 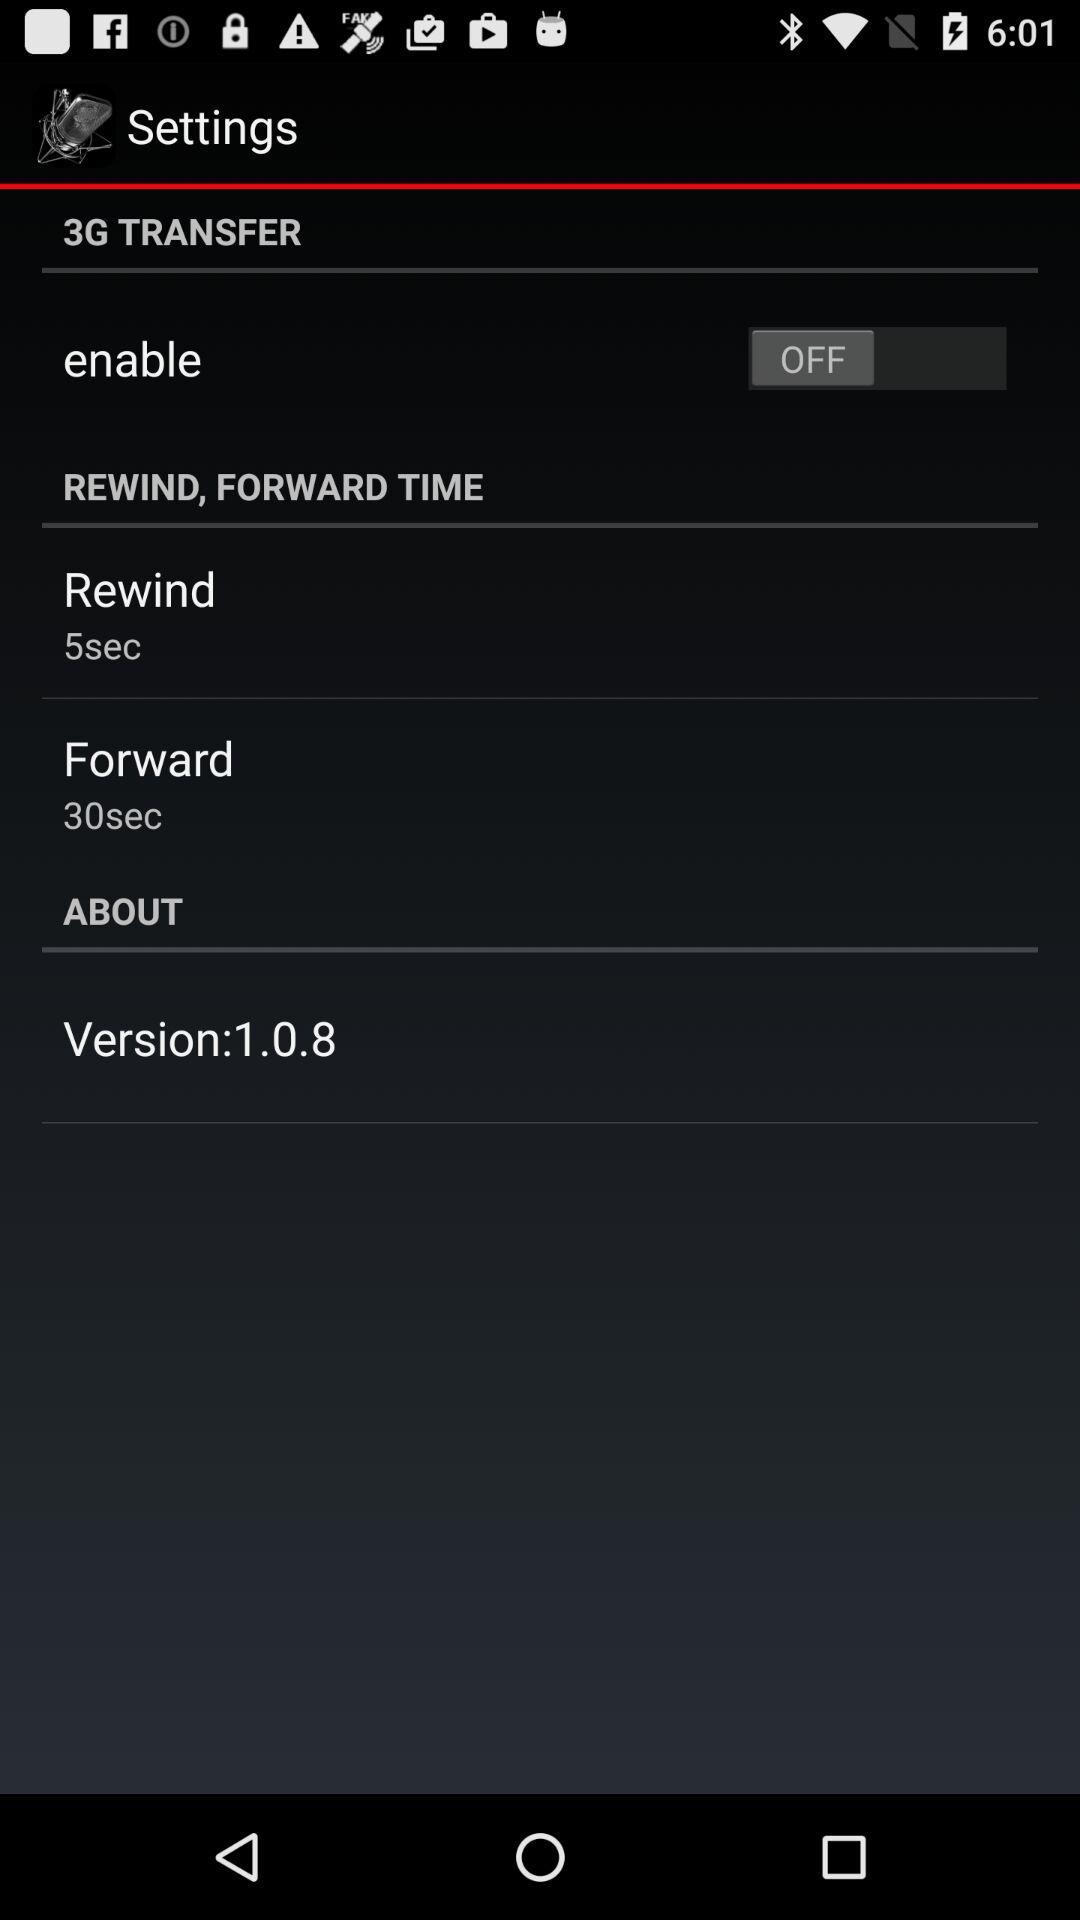 What do you see at coordinates (102, 644) in the screenshot?
I see `the item above forward icon` at bounding box center [102, 644].